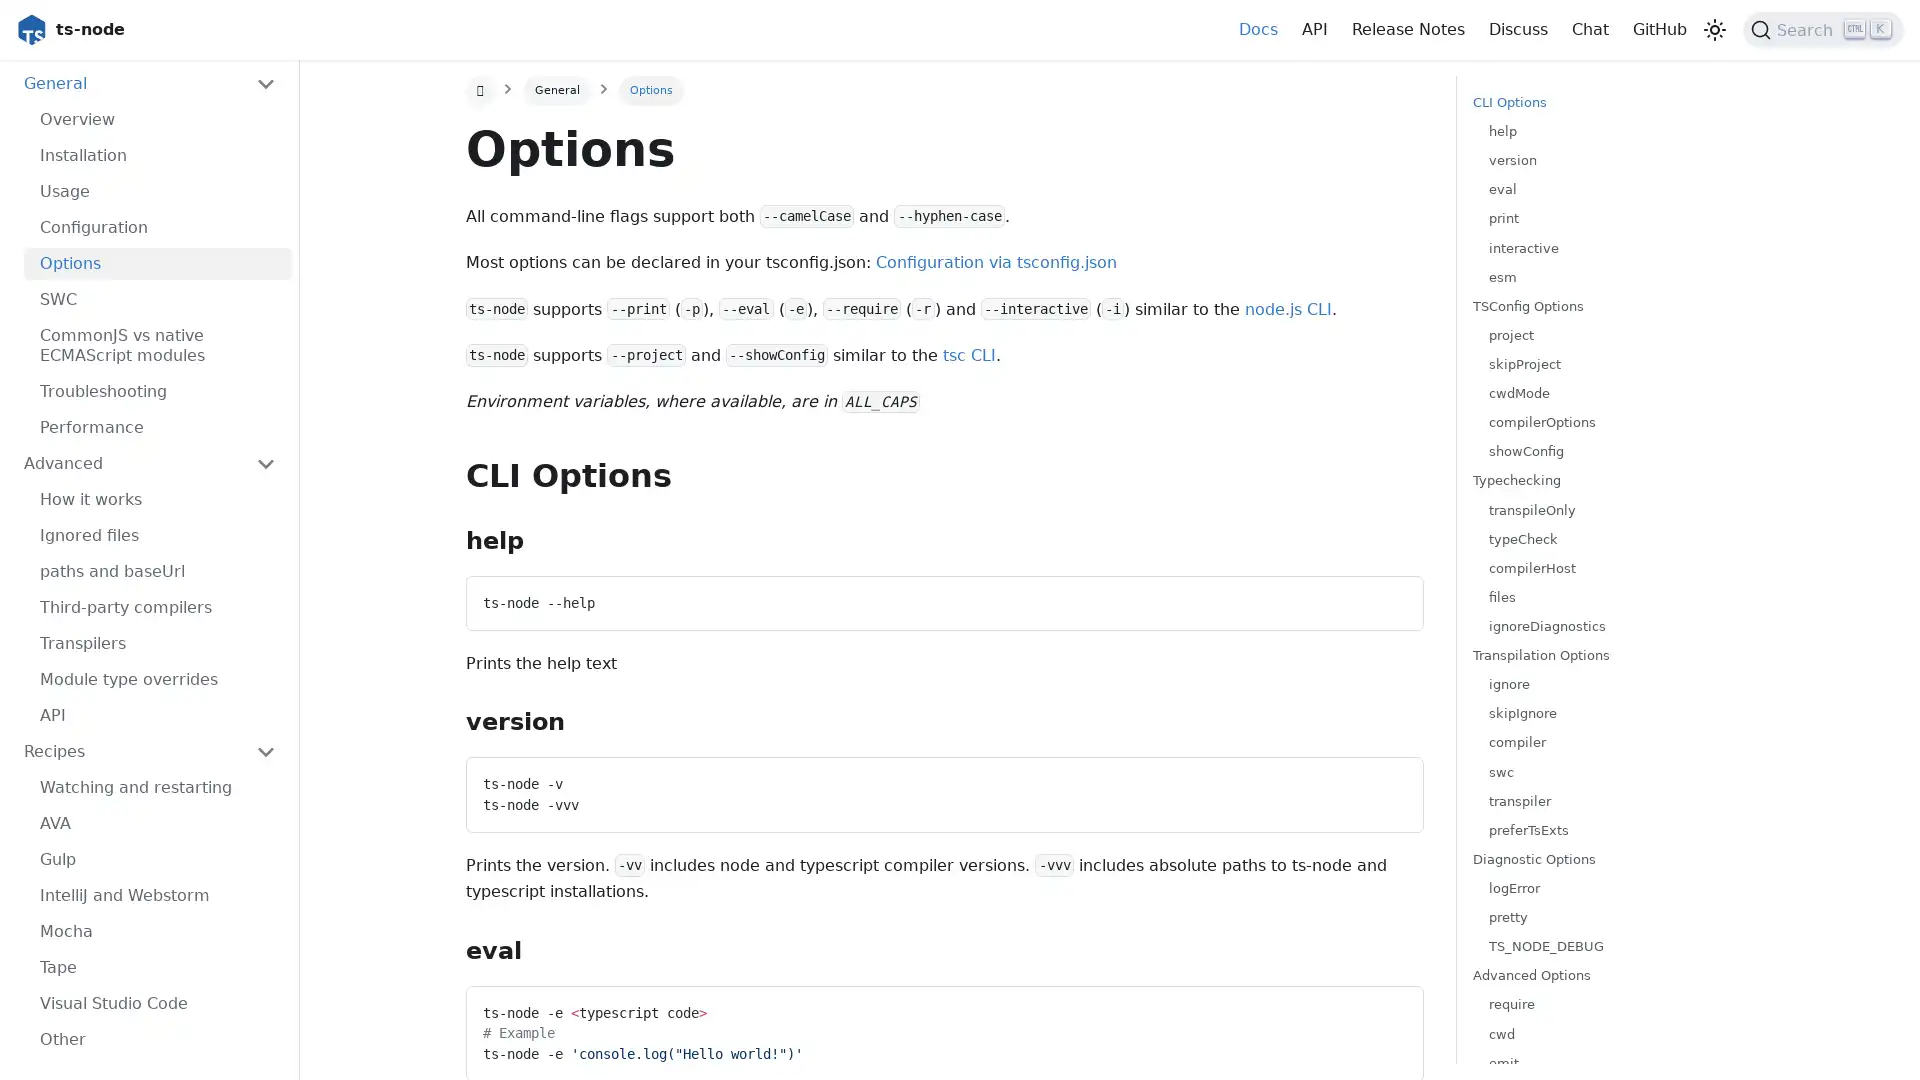 The image size is (1920, 1080). Describe the element at coordinates (1823, 30) in the screenshot. I see `Search` at that location.